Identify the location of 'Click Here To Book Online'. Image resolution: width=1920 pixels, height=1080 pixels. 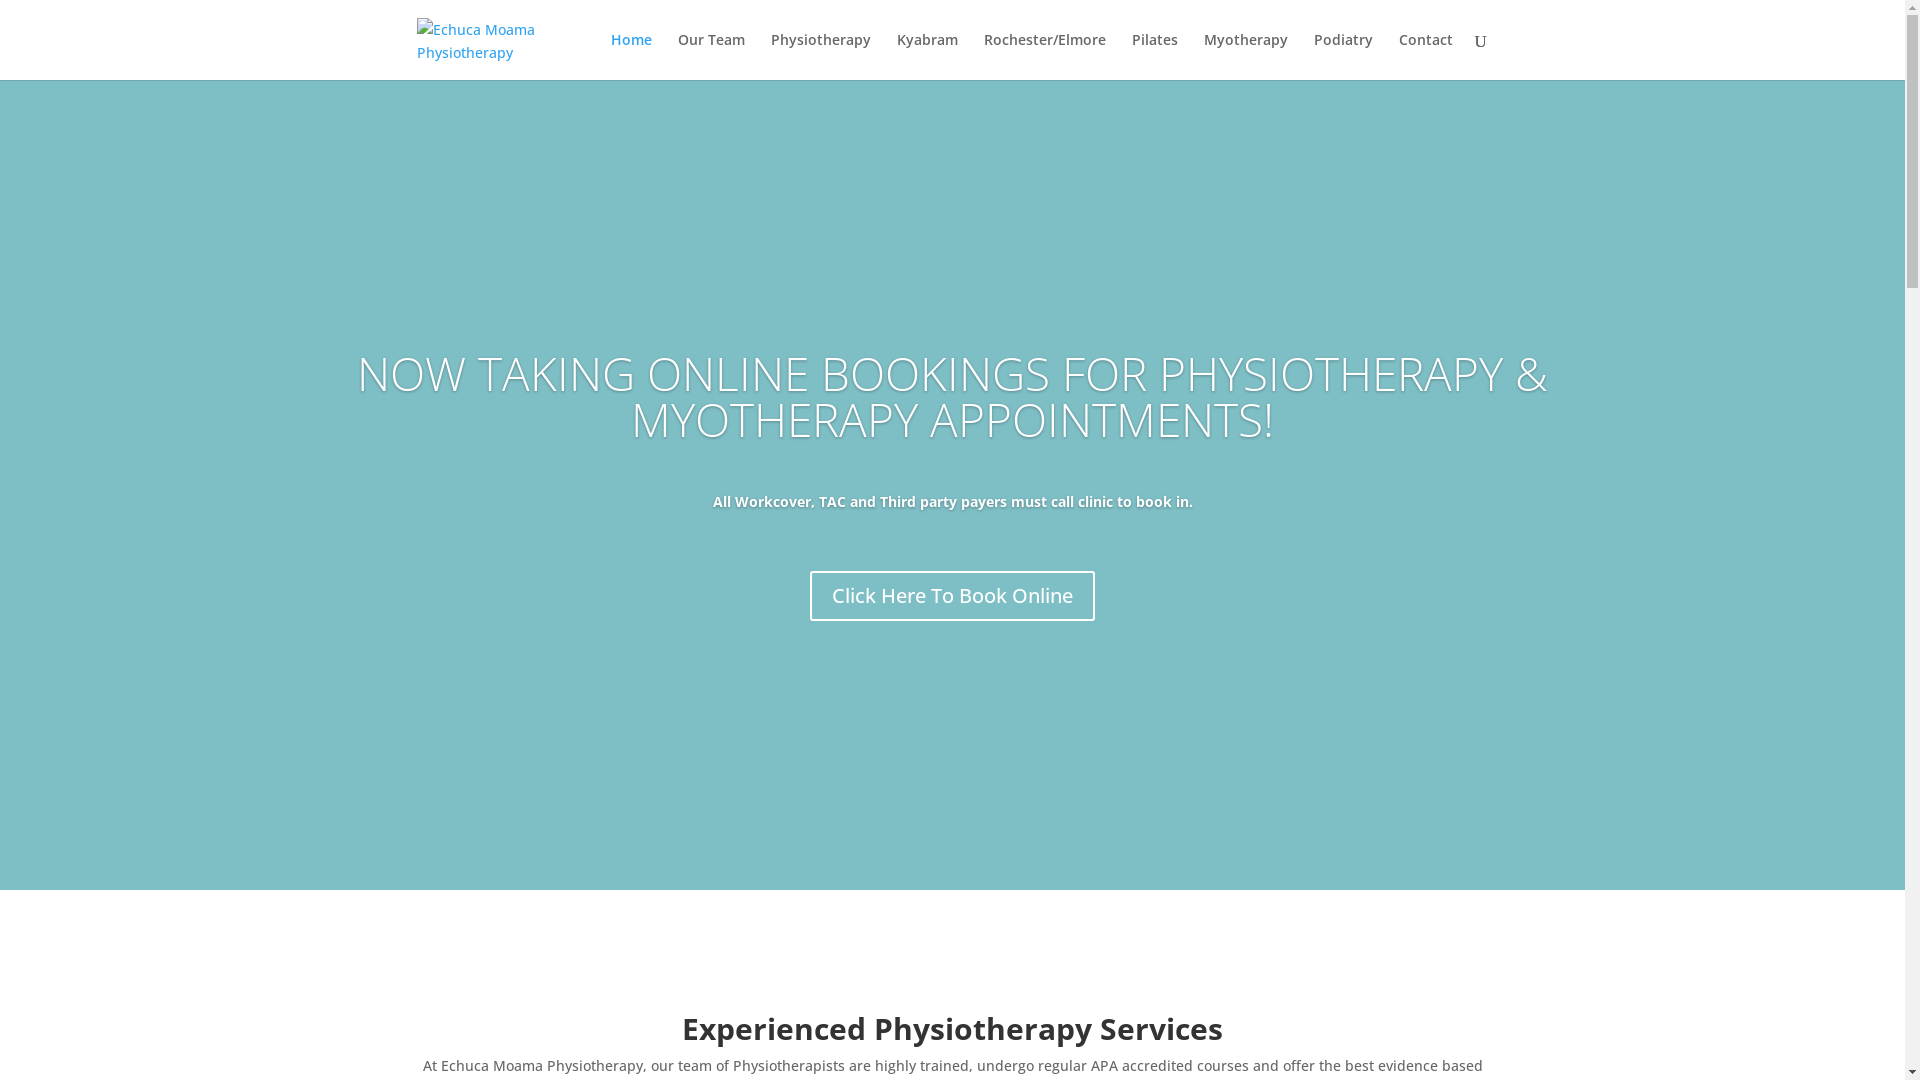
(951, 595).